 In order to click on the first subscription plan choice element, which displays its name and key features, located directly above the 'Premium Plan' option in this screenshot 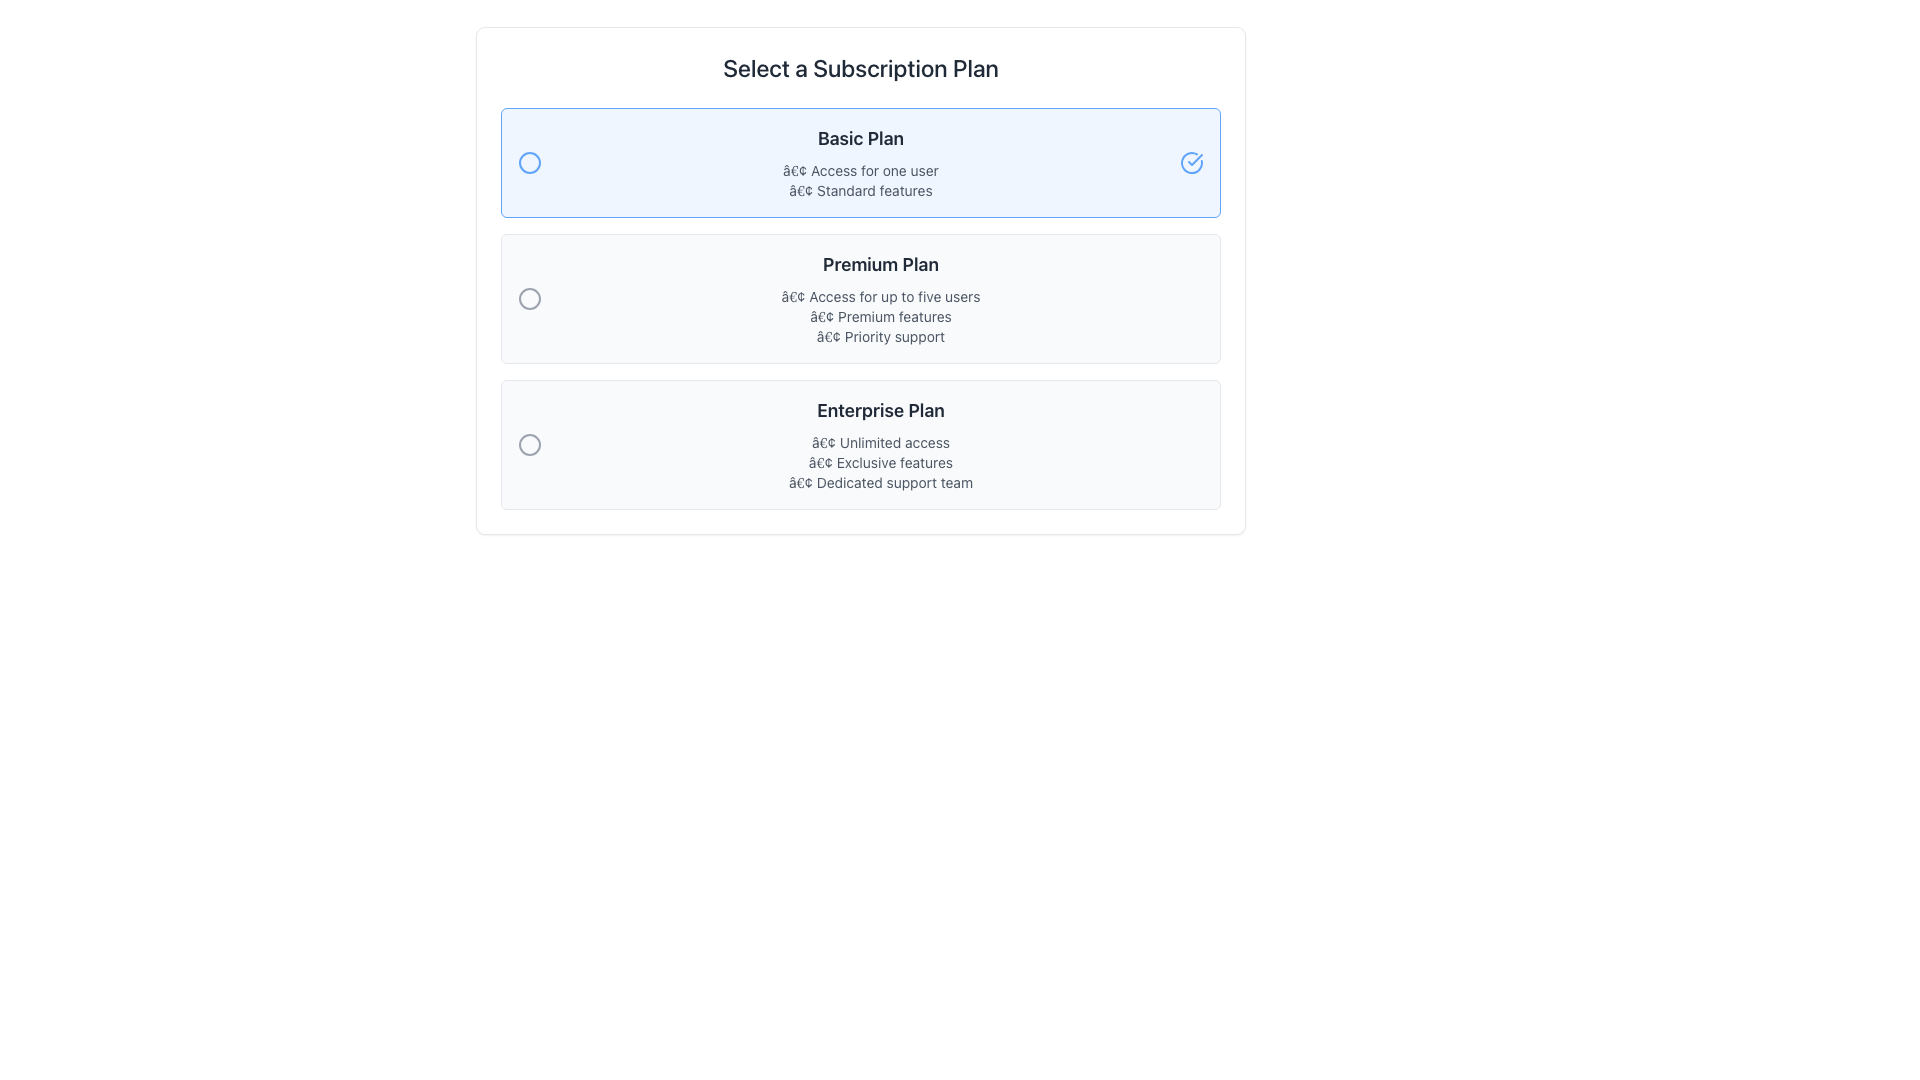, I will do `click(860, 161)`.